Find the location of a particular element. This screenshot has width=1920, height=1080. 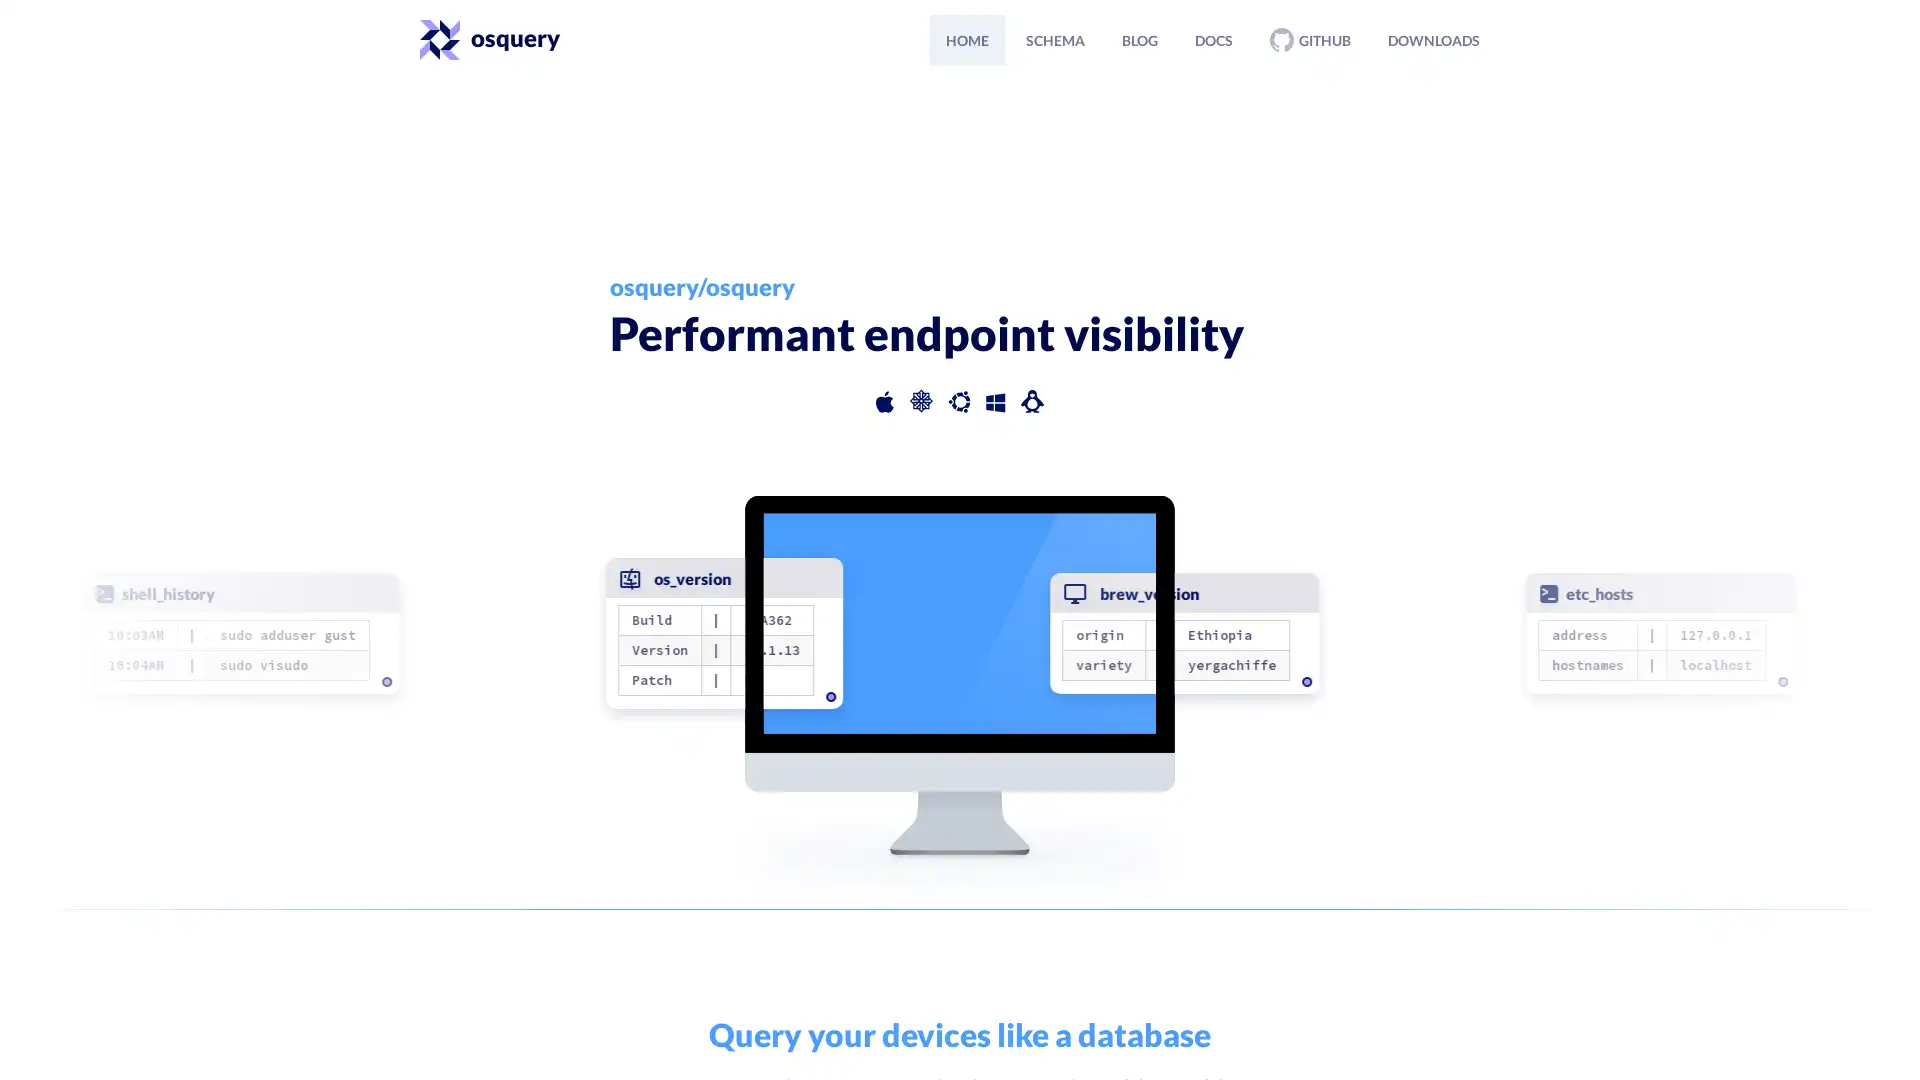

BLOG is located at coordinates (1140, 39).